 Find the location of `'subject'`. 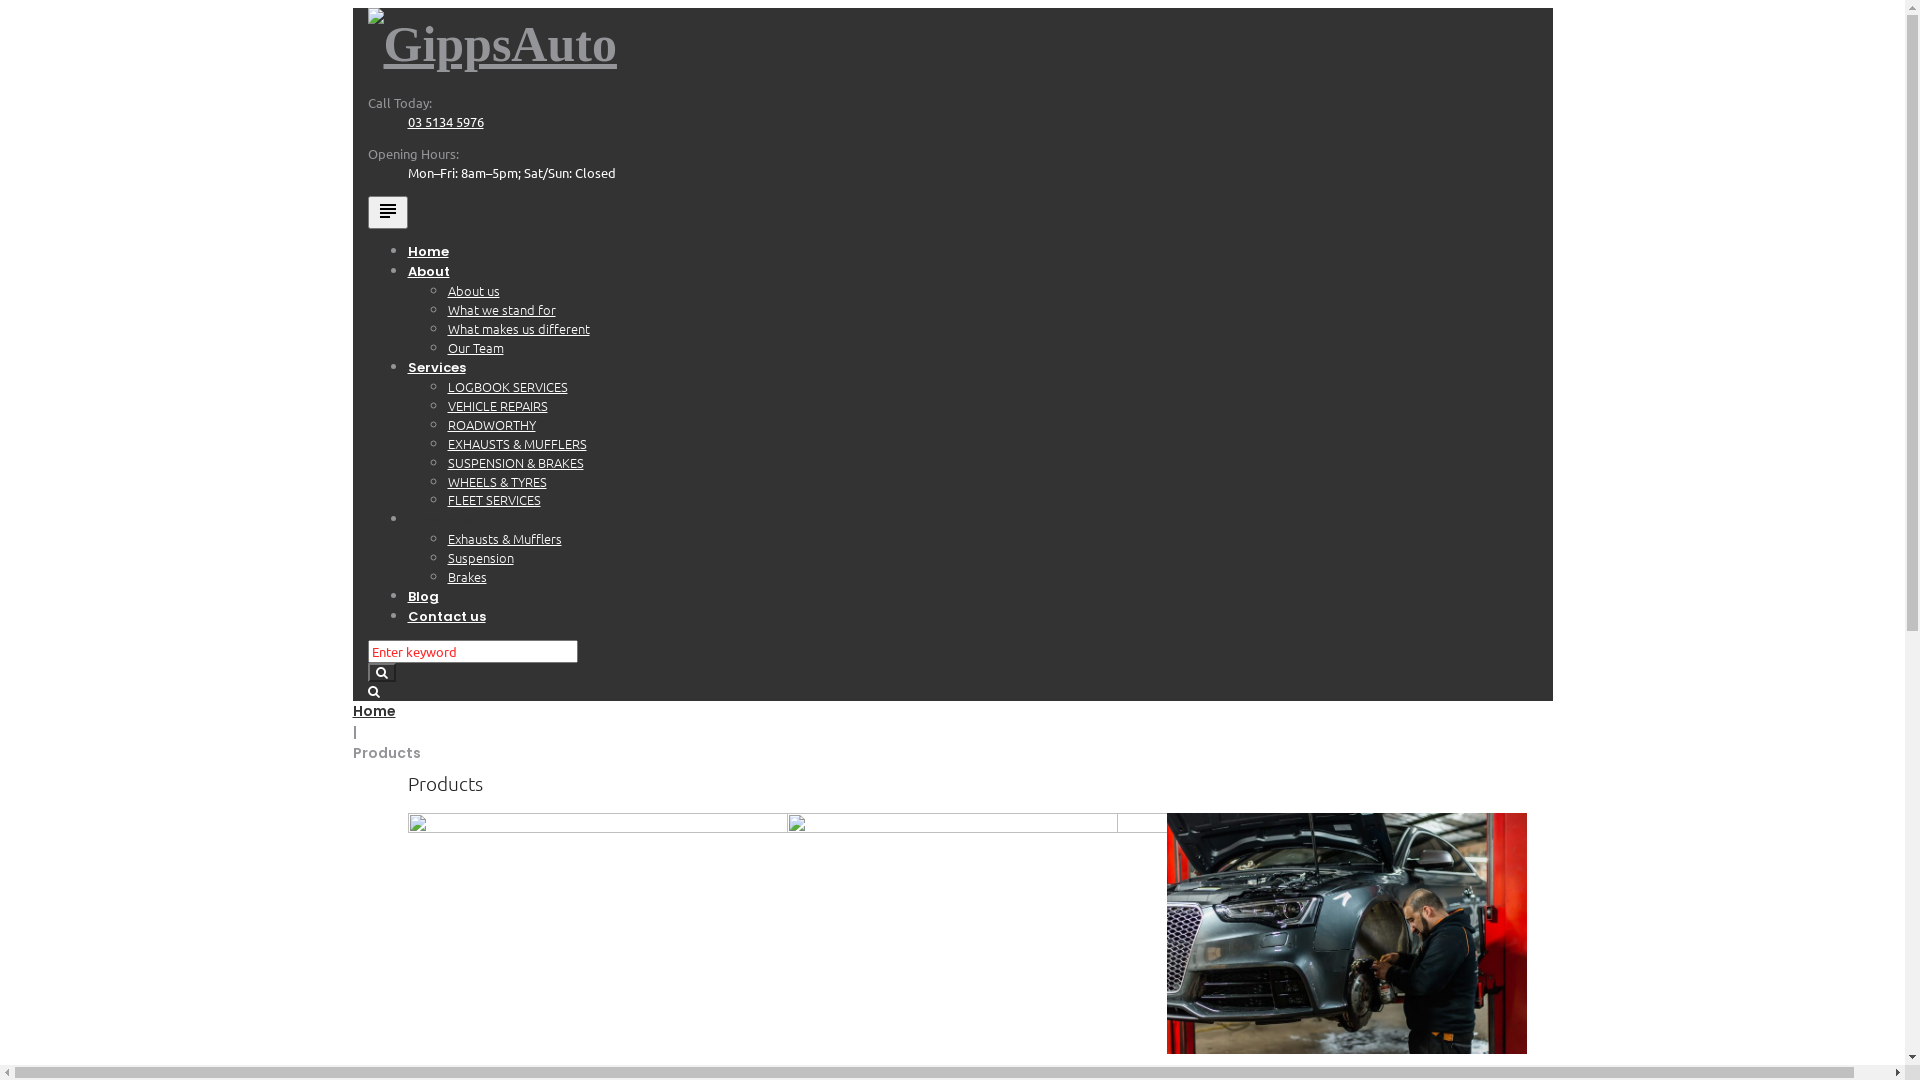

'subject' is located at coordinates (388, 212).